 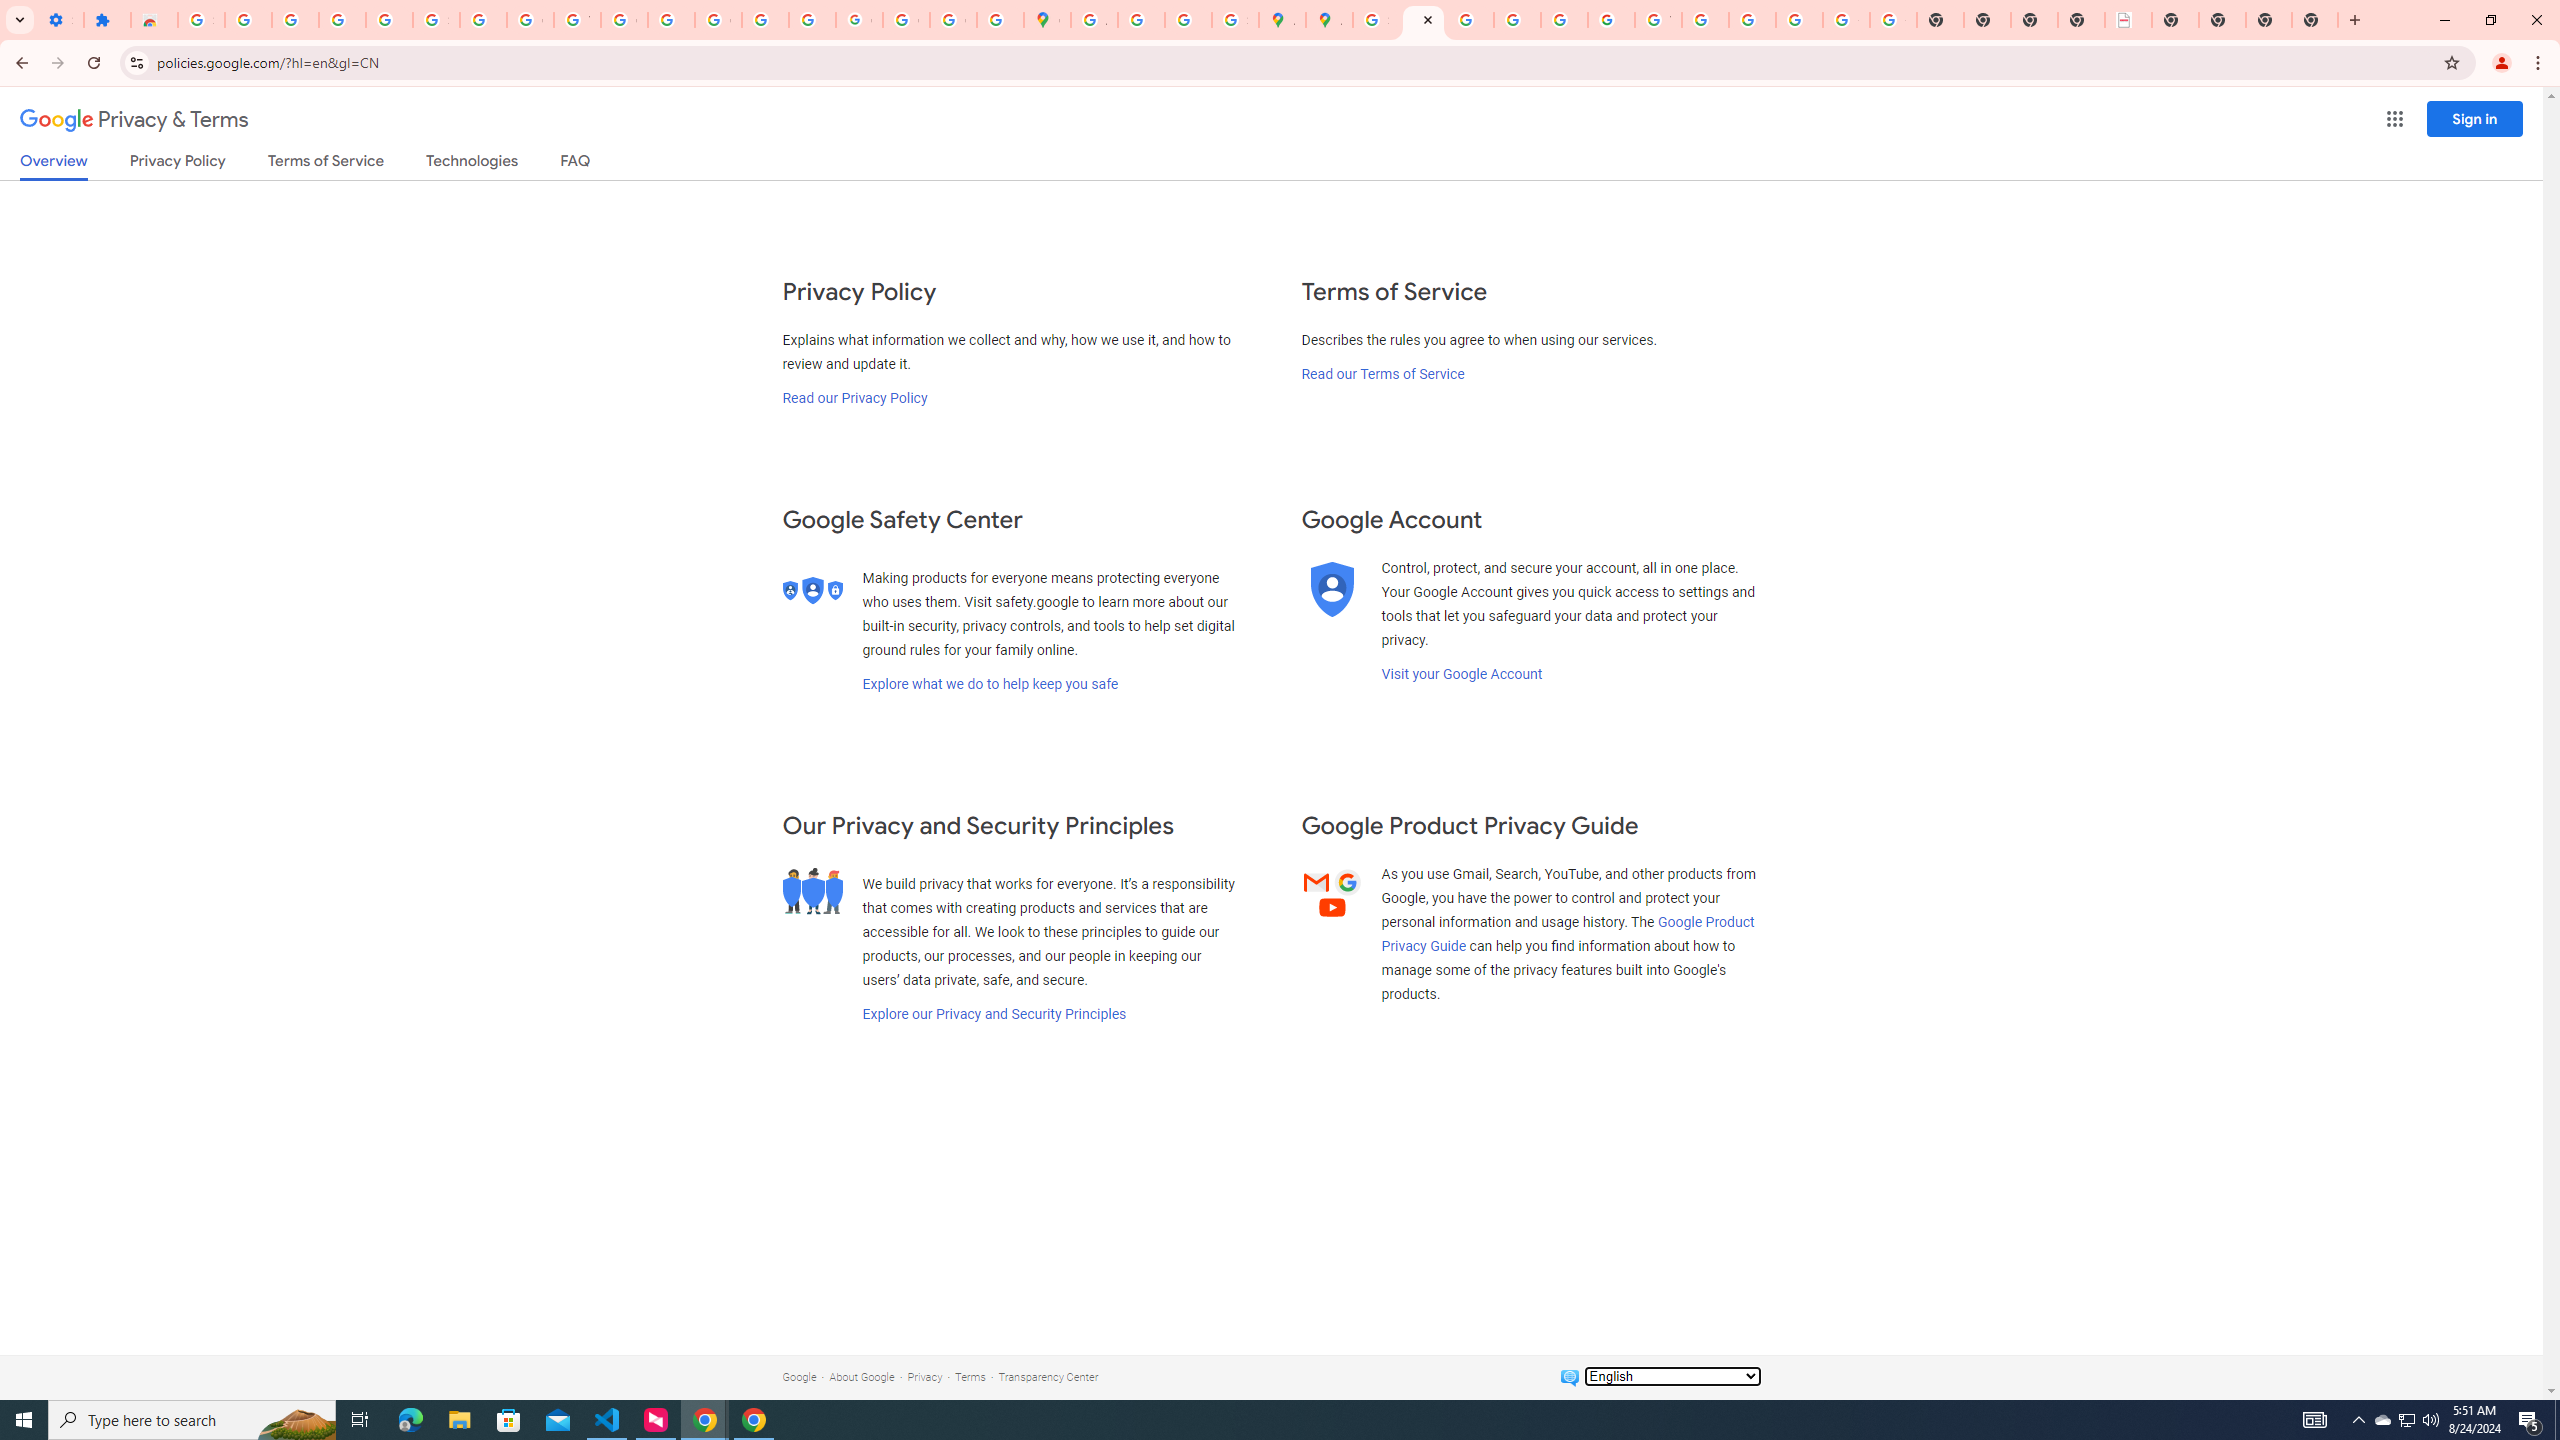 I want to click on 'About Google', so click(x=861, y=1376).